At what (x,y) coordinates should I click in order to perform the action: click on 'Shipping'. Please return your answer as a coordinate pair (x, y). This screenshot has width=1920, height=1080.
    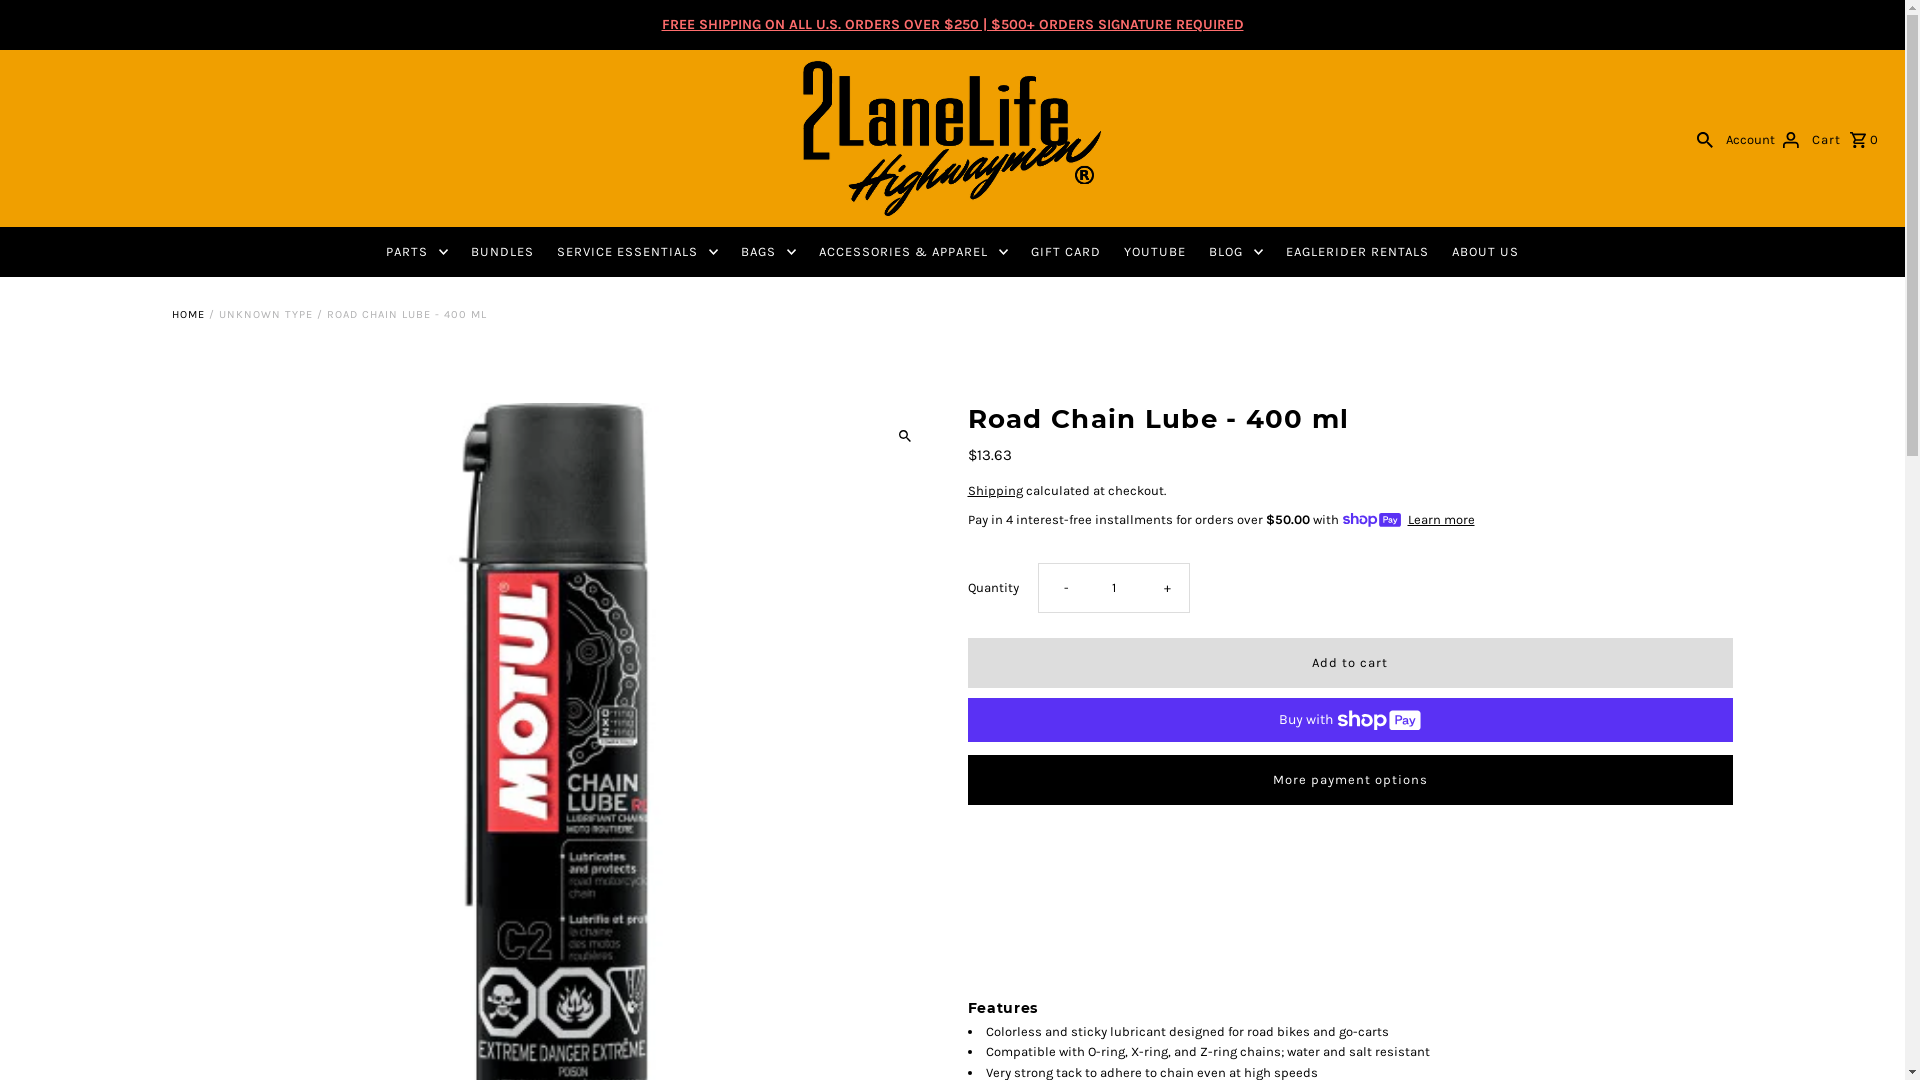
    Looking at the image, I should click on (995, 490).